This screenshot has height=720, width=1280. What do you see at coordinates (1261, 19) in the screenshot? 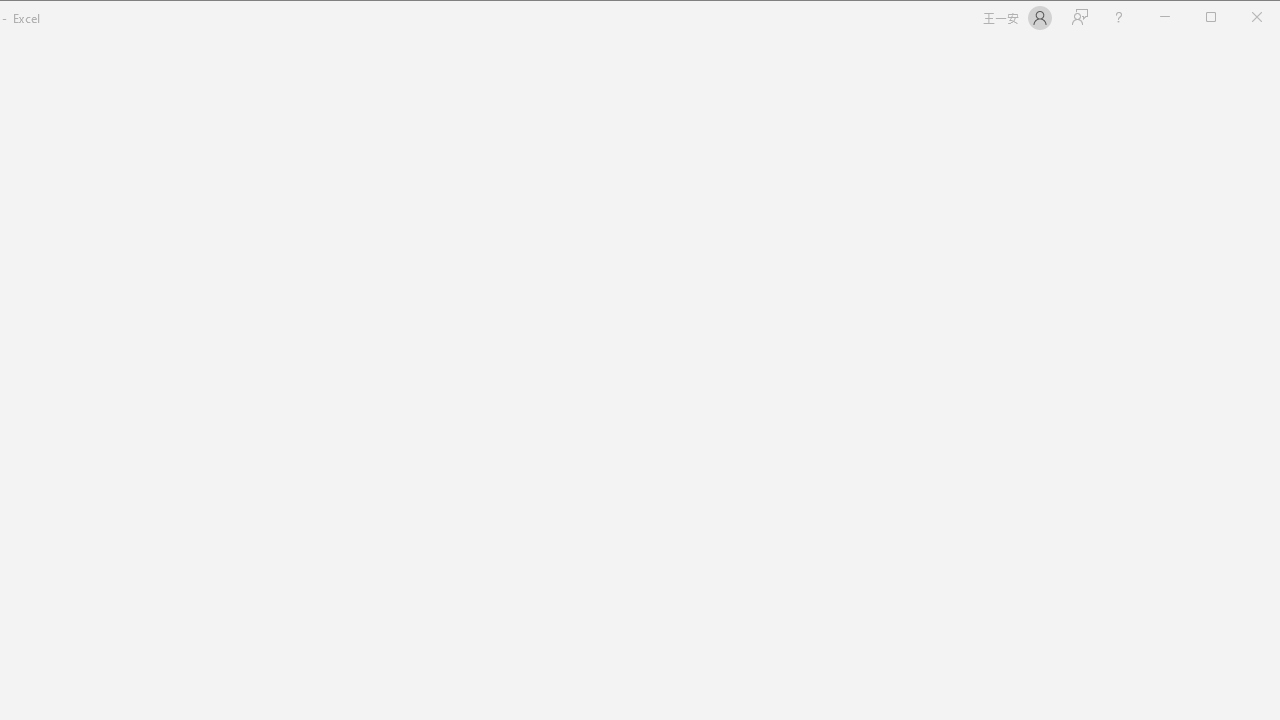
I see `'Close'` at bounding box center [1261, 19].